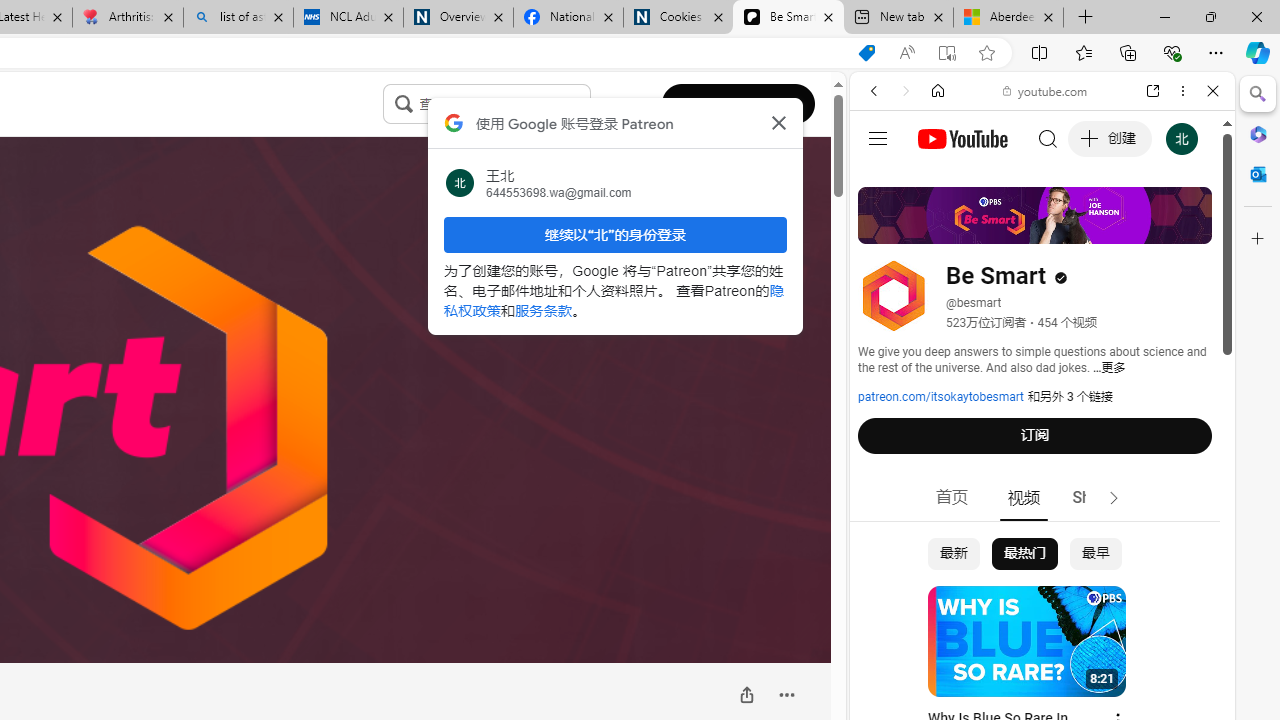 The height and width of the screenshot is (720, 1280). Describe the element at coordinates (678, 17) in the screenshot. I see `'Cookies | About | NICE'` at that location.